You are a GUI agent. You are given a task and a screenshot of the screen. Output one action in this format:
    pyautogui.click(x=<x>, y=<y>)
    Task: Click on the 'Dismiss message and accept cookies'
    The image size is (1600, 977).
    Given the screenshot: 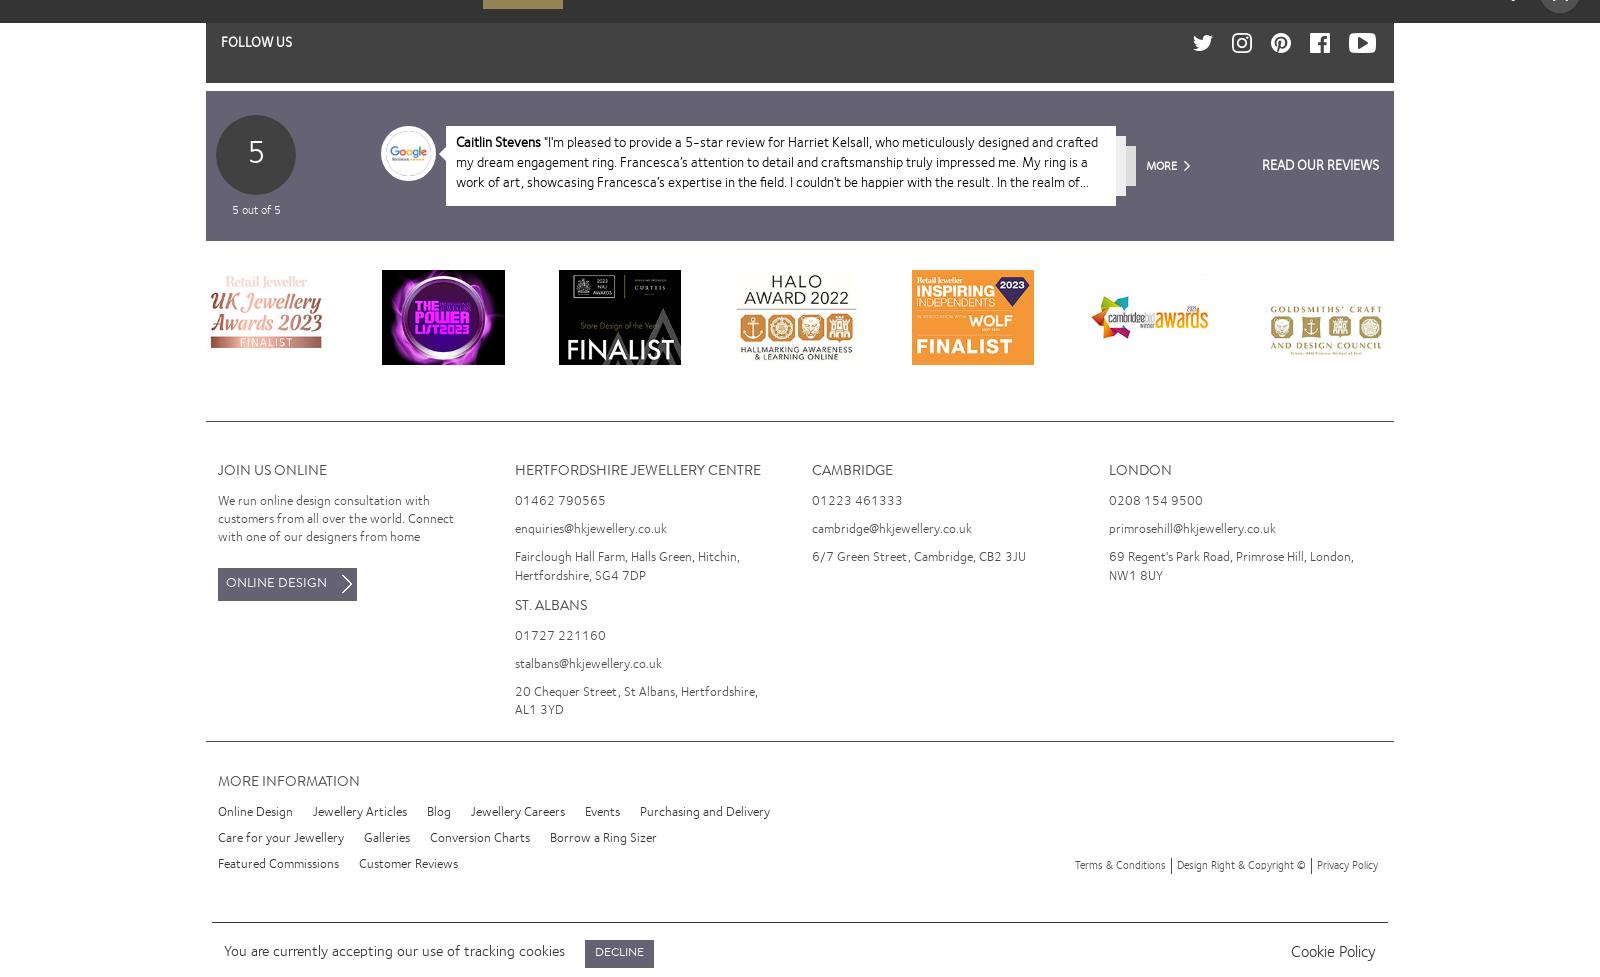 What is the action you would take?
    pyautogui.click(x=1569, y=52)
    